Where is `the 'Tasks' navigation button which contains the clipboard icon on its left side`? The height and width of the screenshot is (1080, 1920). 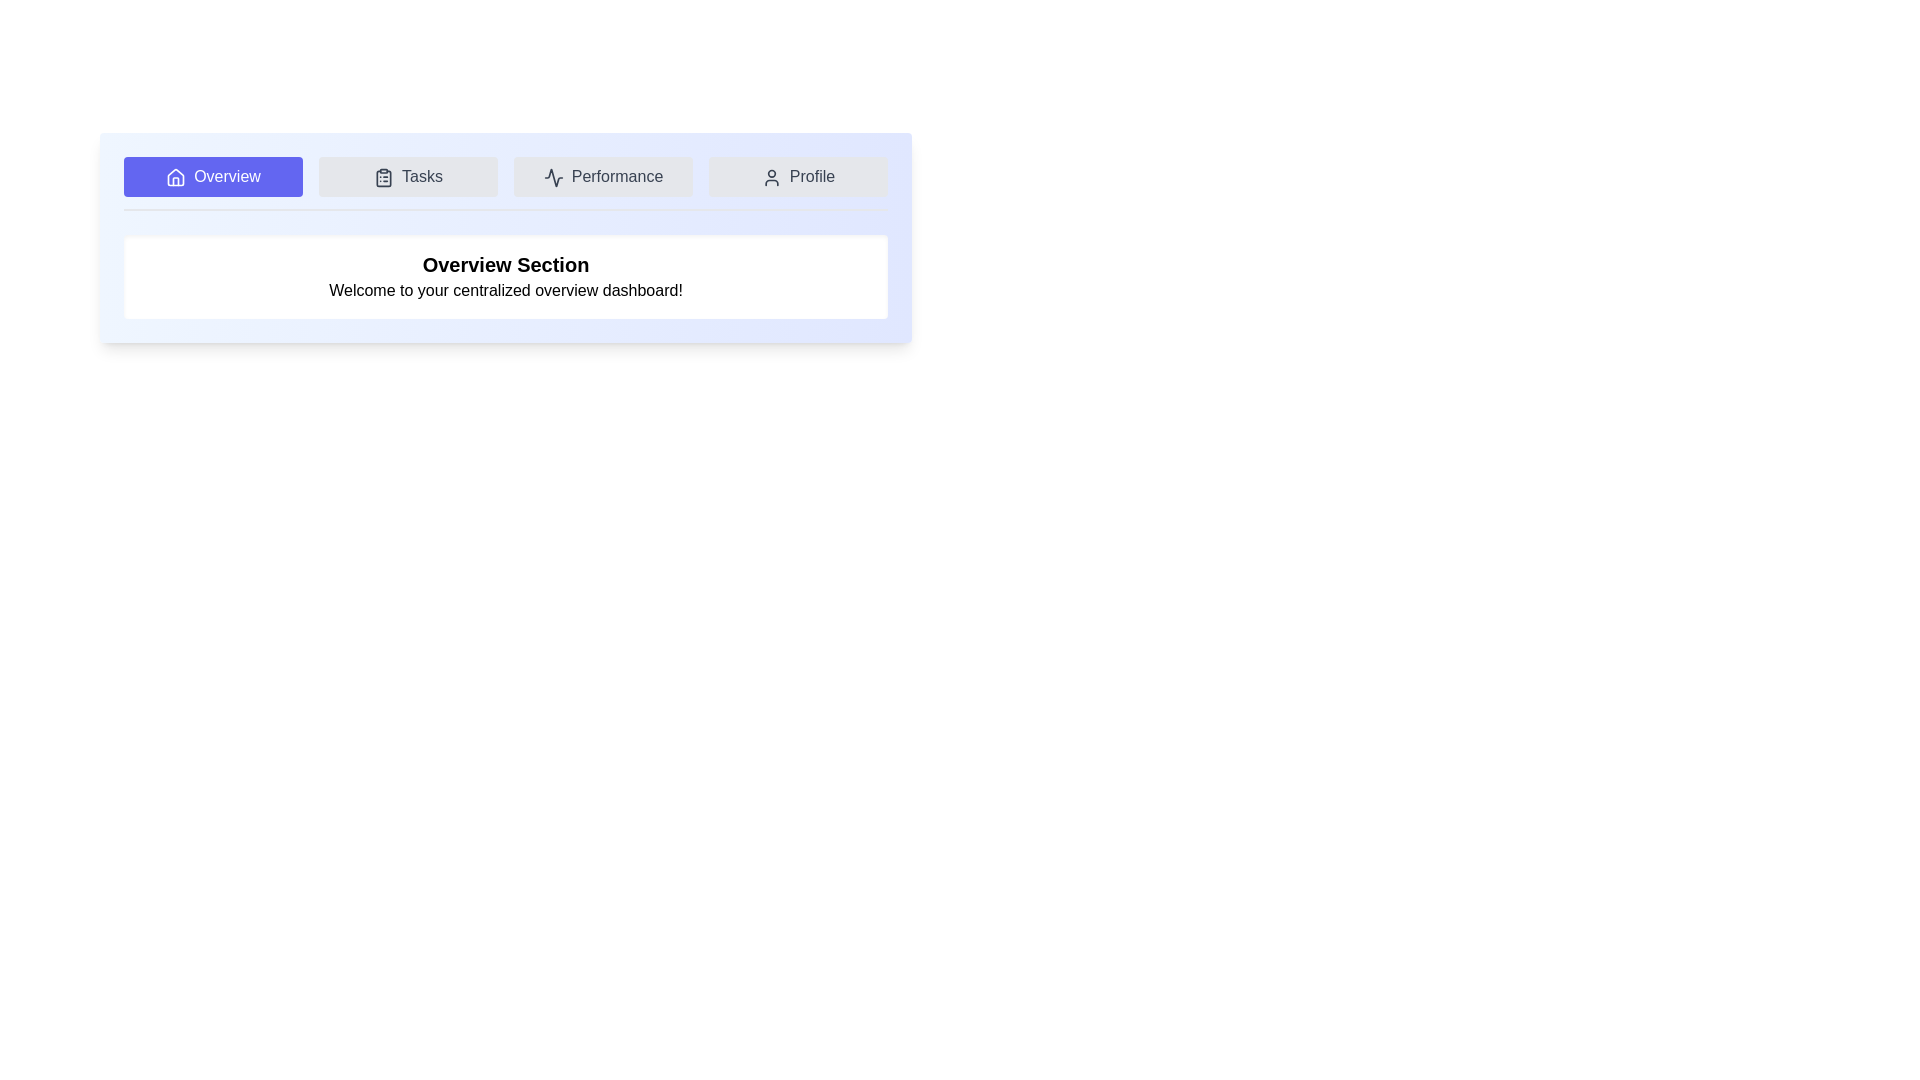
the 'Tasks' navigation button which contains the clipboard icon on its left side is located at coordinates (384, 176).